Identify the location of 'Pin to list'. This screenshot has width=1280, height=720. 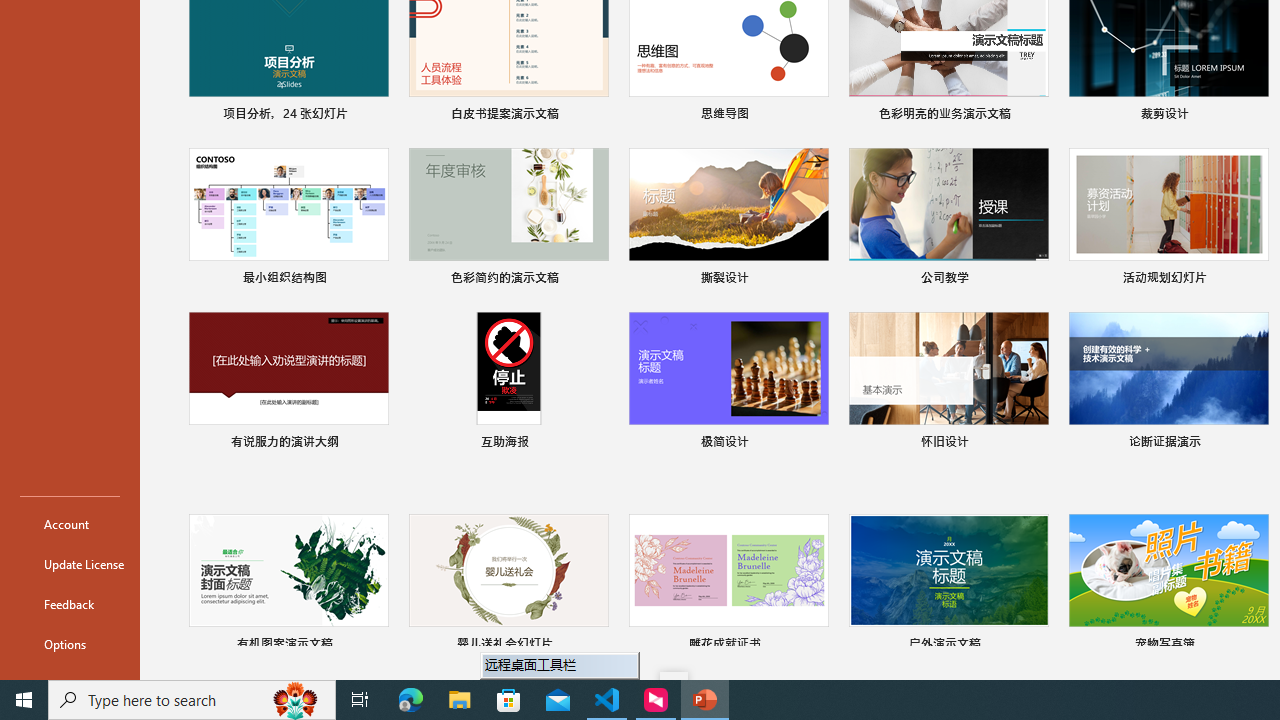
(1254, 645).